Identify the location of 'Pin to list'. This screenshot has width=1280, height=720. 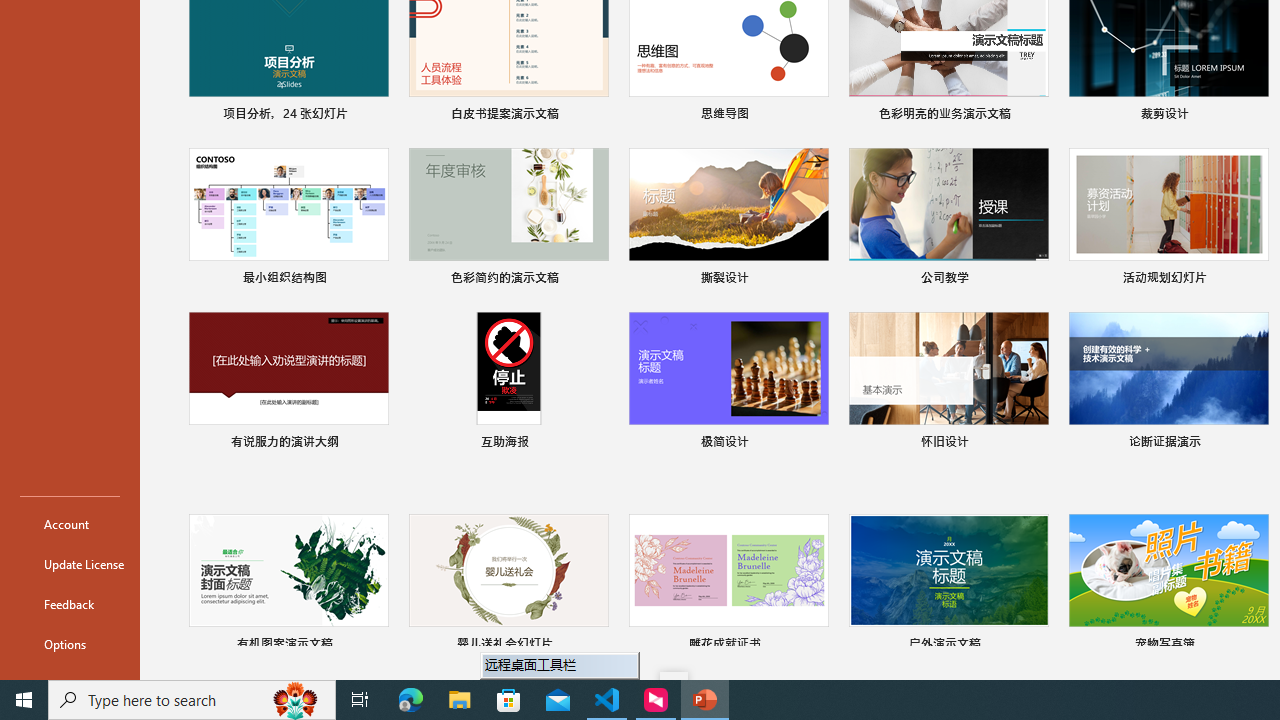
(1254, 645).